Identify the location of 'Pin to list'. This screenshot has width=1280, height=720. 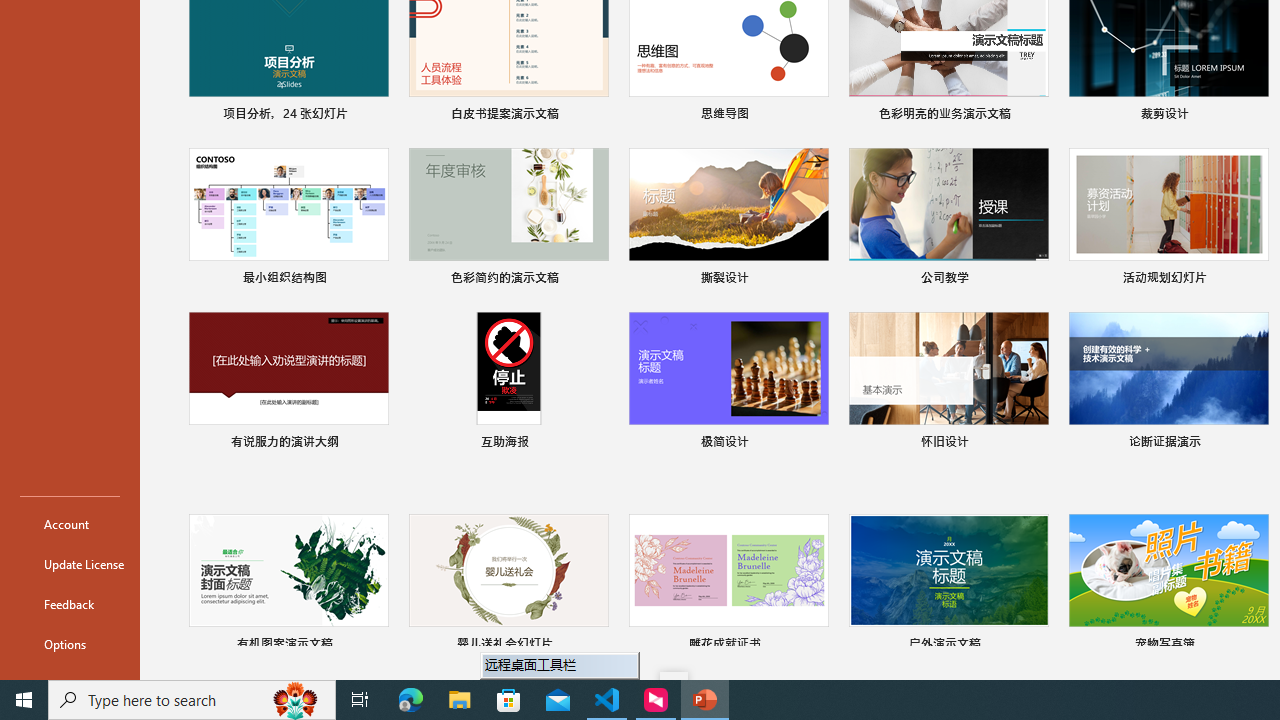
(1254, 645).